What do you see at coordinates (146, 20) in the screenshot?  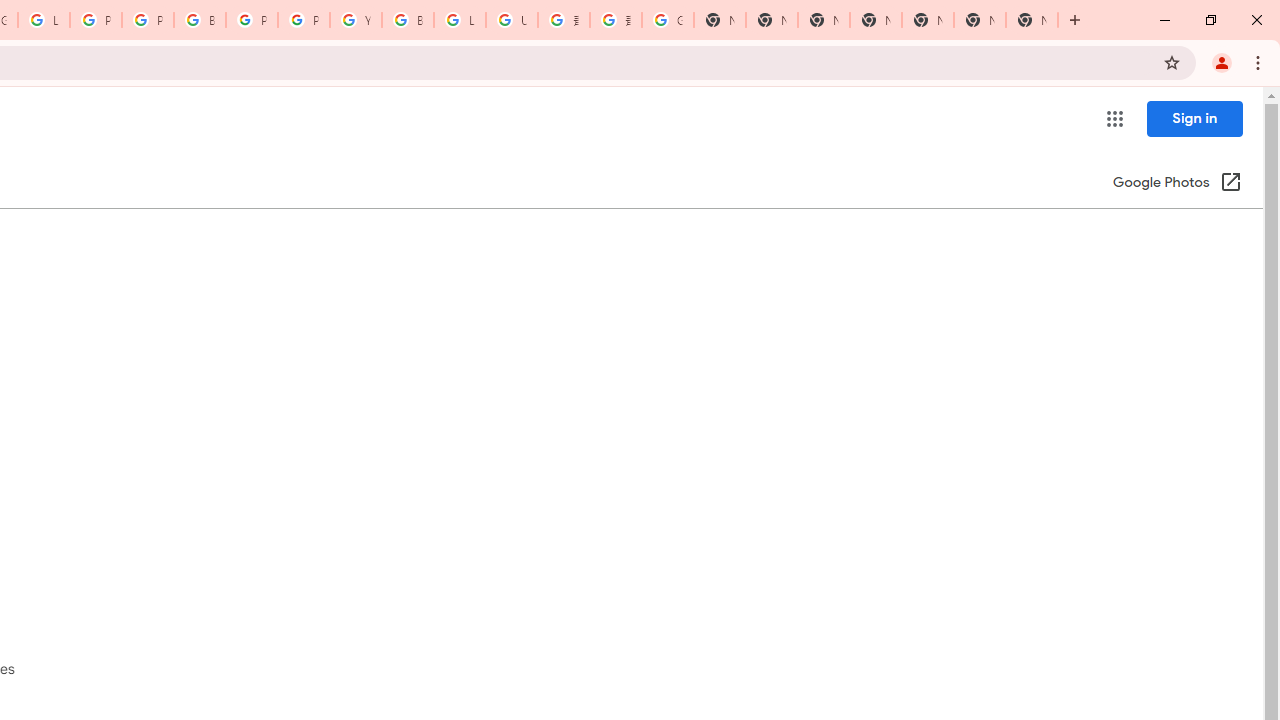 I see `'Privacy Help Center - Policies Help'` at bounding box center [146, 20].